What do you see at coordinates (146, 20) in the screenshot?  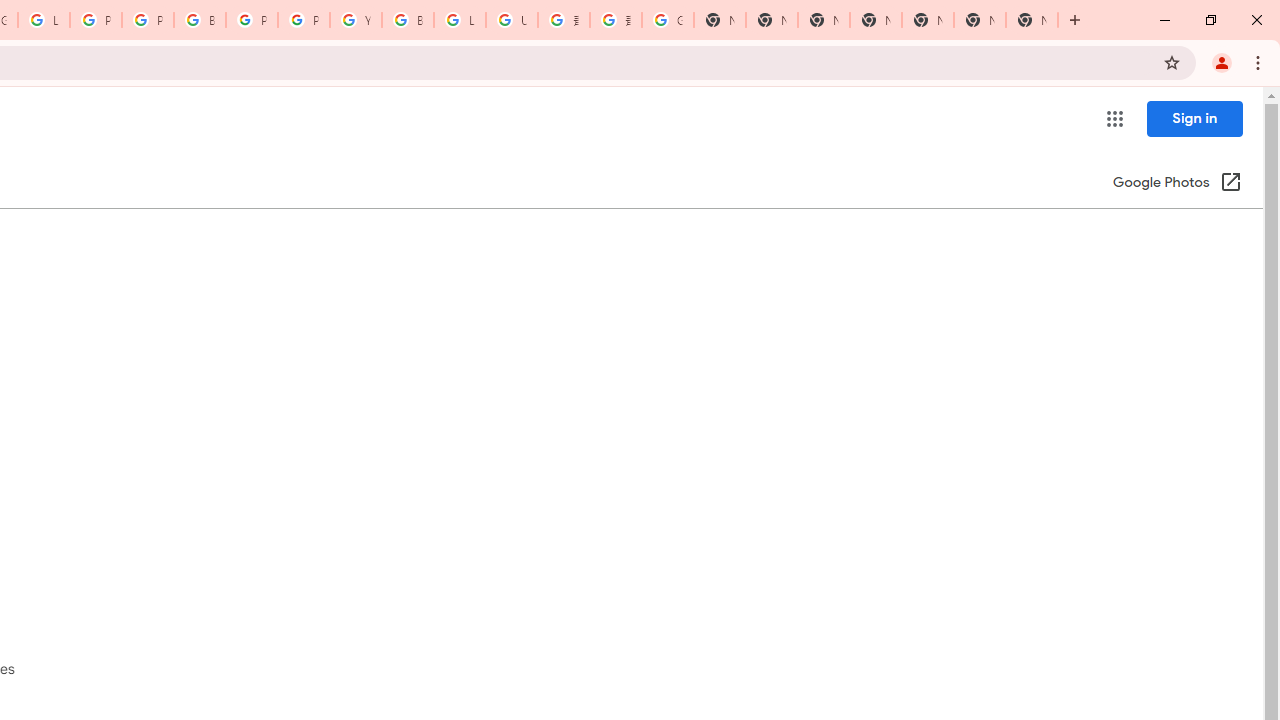 I see `'Privacy Help Center - Policies Help'` at bounding box center [146, 20].